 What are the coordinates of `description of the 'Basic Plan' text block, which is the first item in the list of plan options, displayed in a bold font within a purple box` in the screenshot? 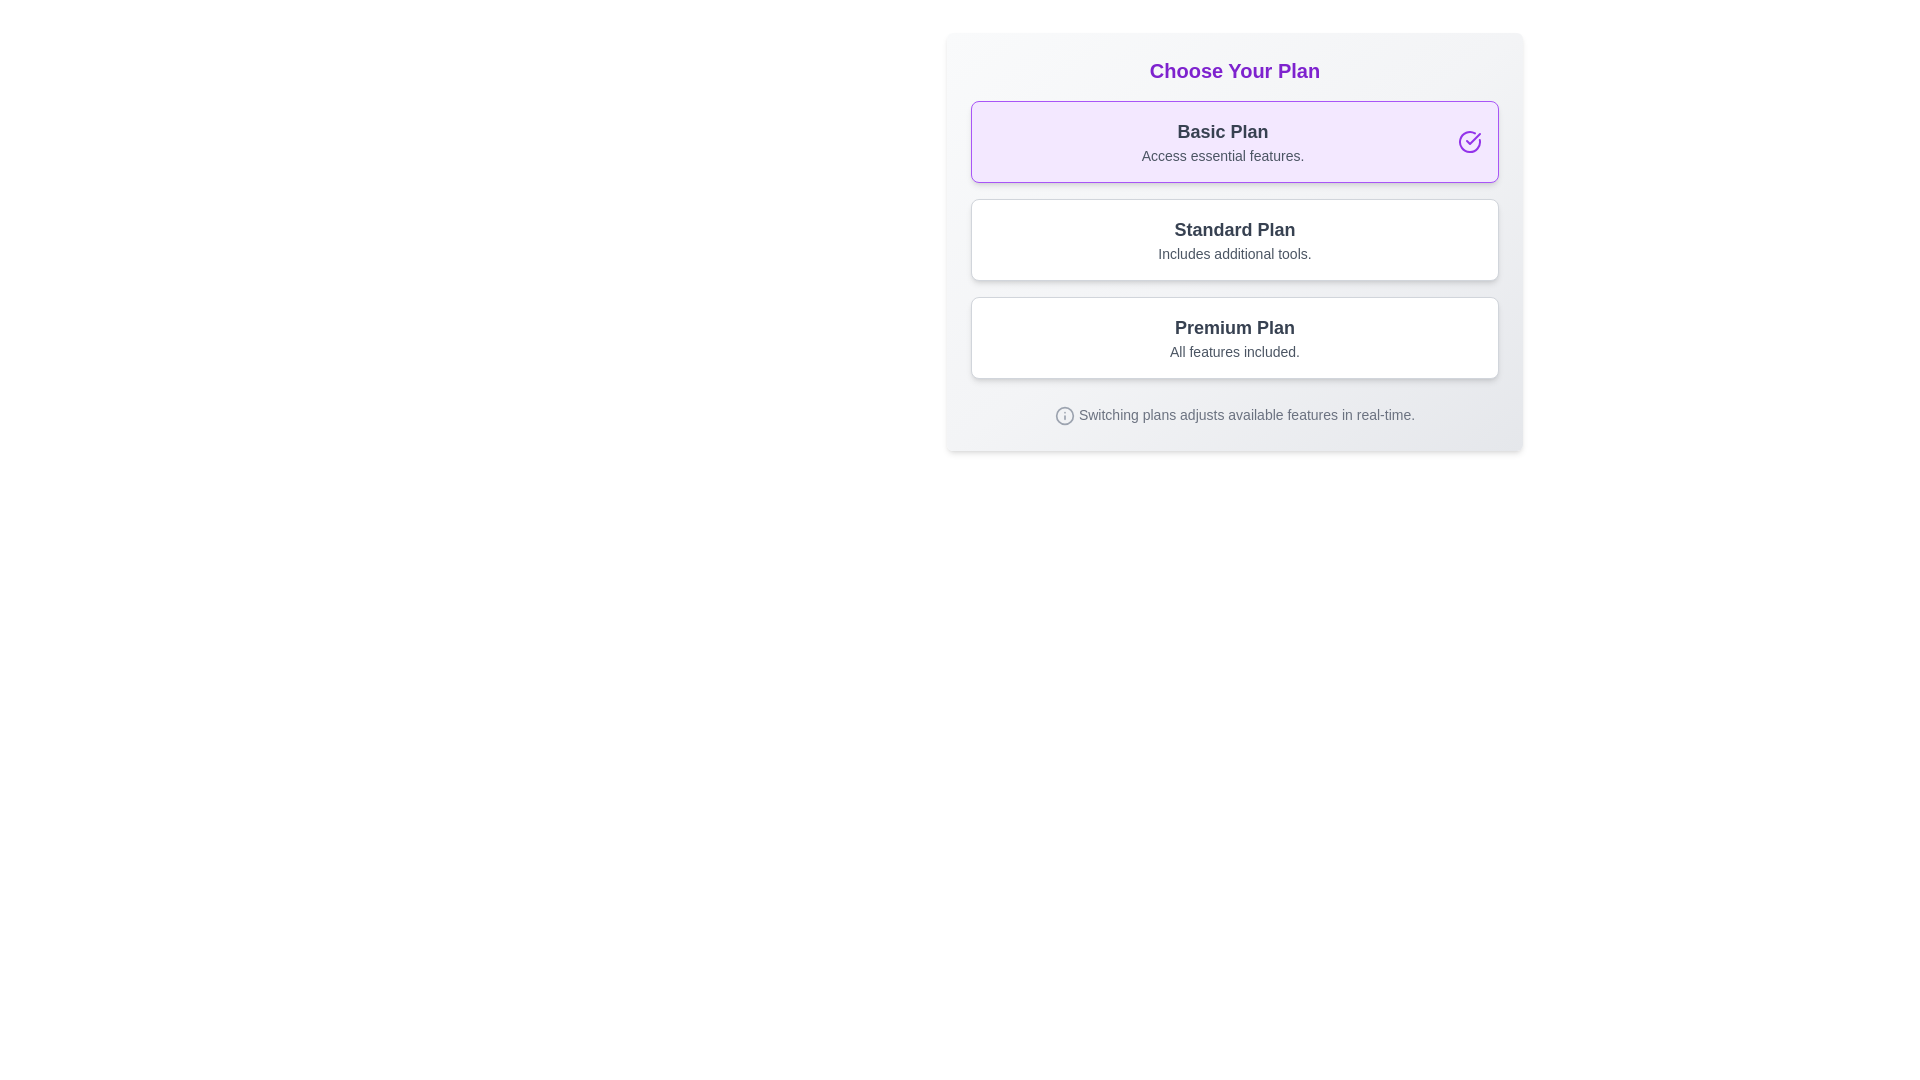 It's located at (1222, 141).